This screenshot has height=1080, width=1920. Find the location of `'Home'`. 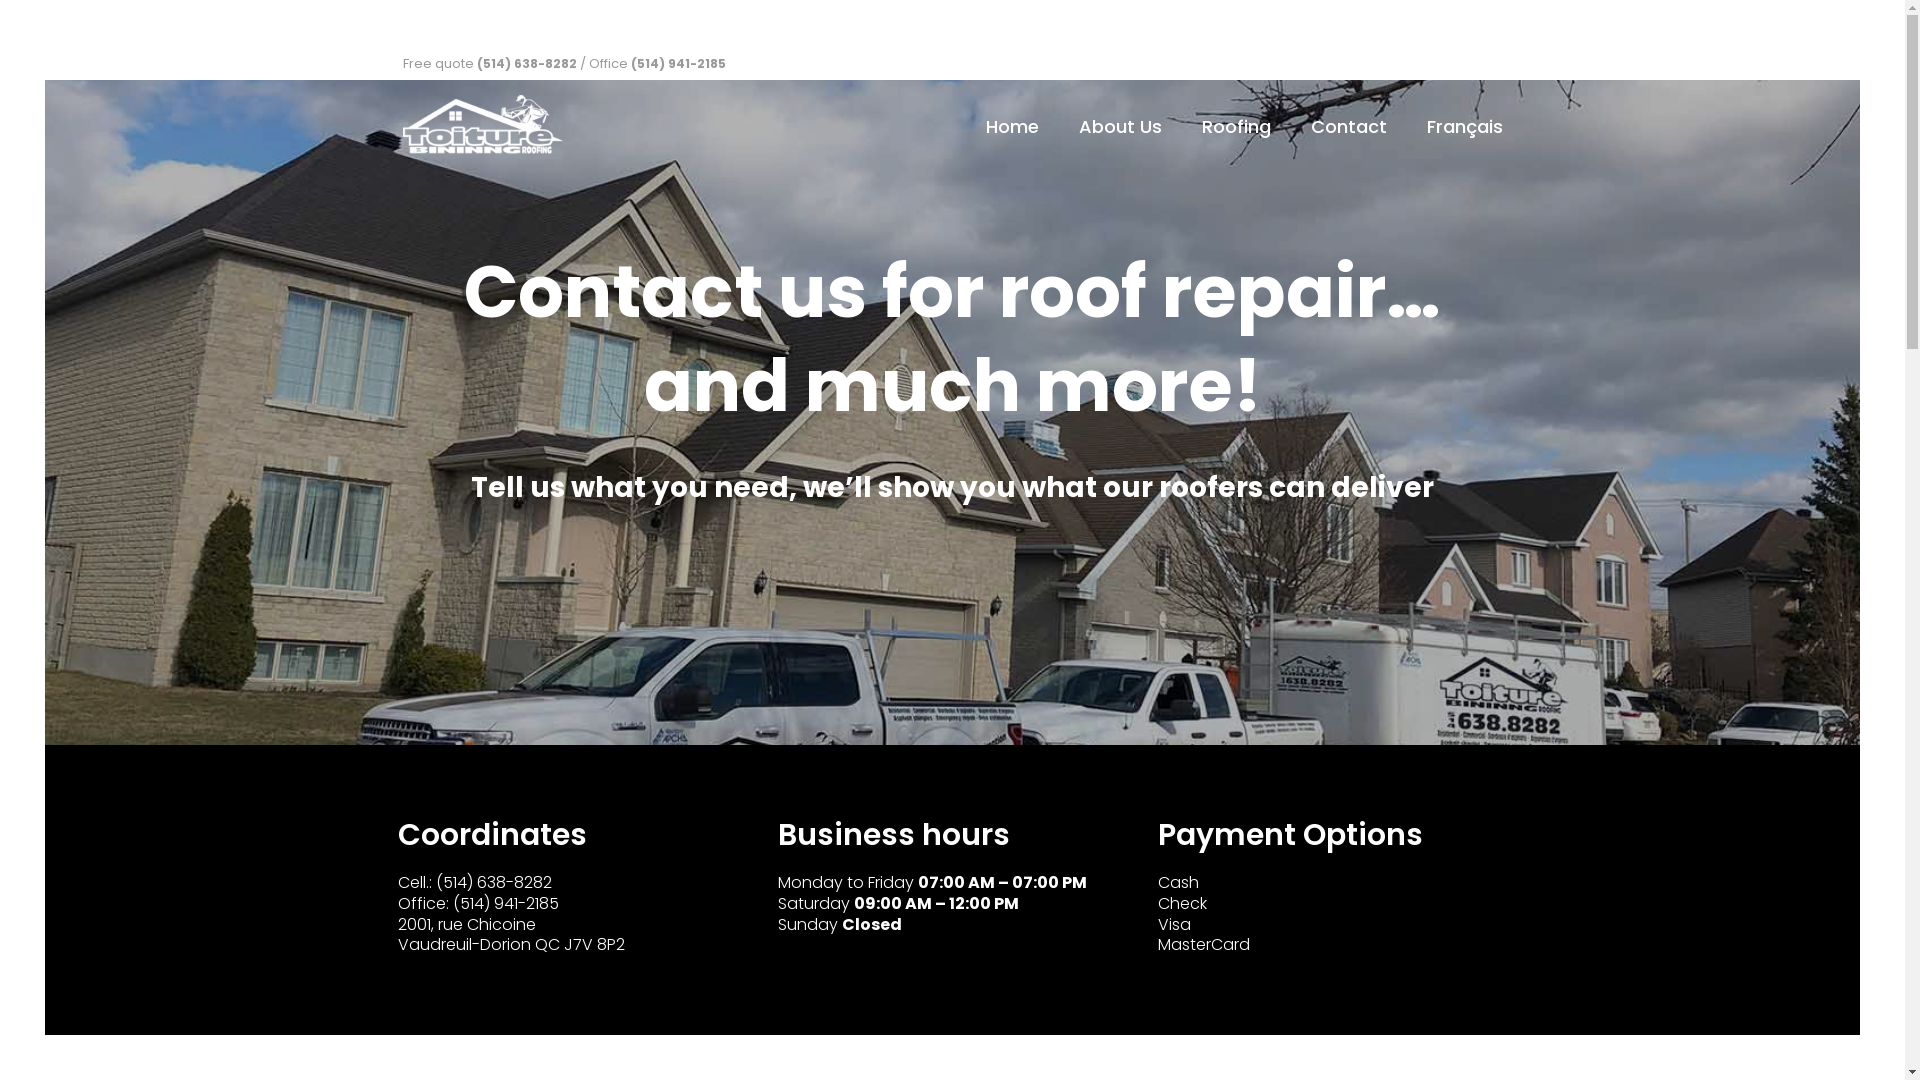

'Home' is located at coordinates (1012, 124).